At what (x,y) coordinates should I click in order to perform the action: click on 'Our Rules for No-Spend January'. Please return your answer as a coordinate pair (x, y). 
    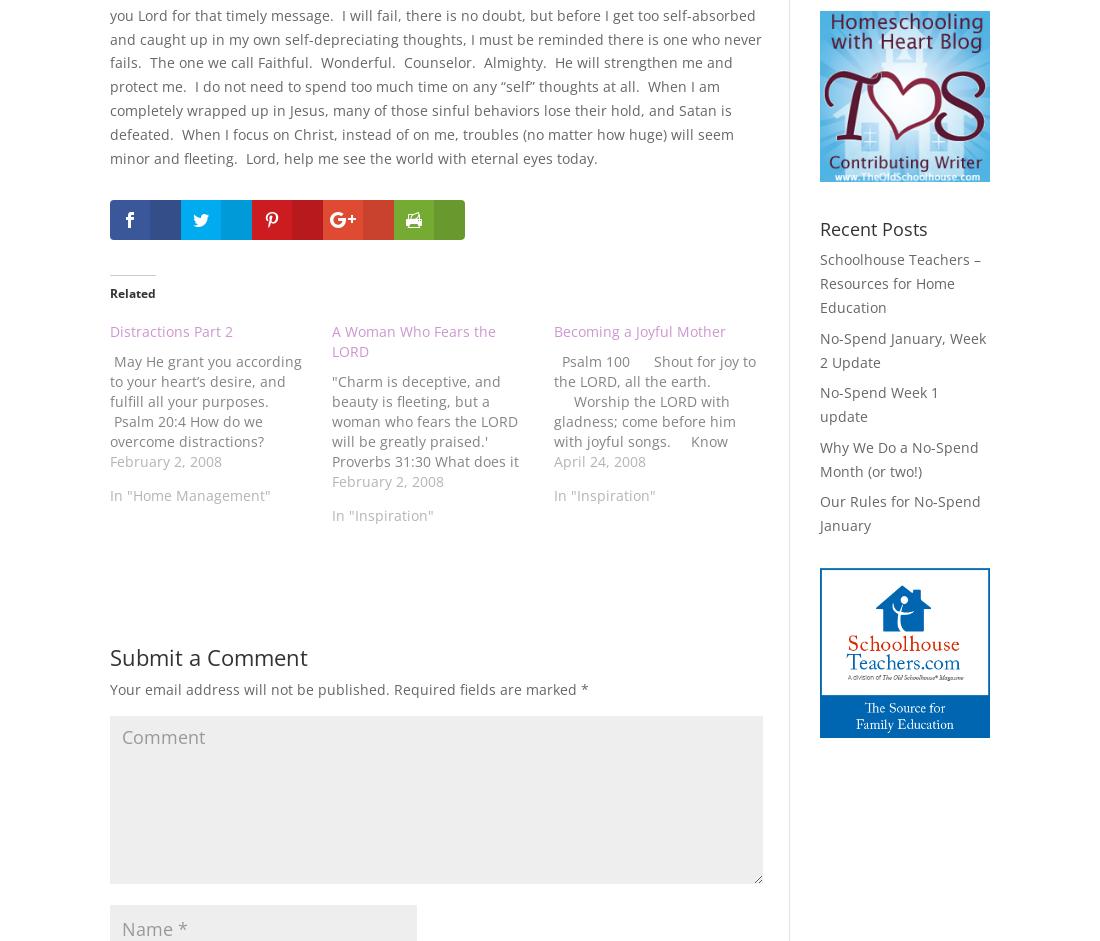
    Looking at the image, I should click on (899, 512).